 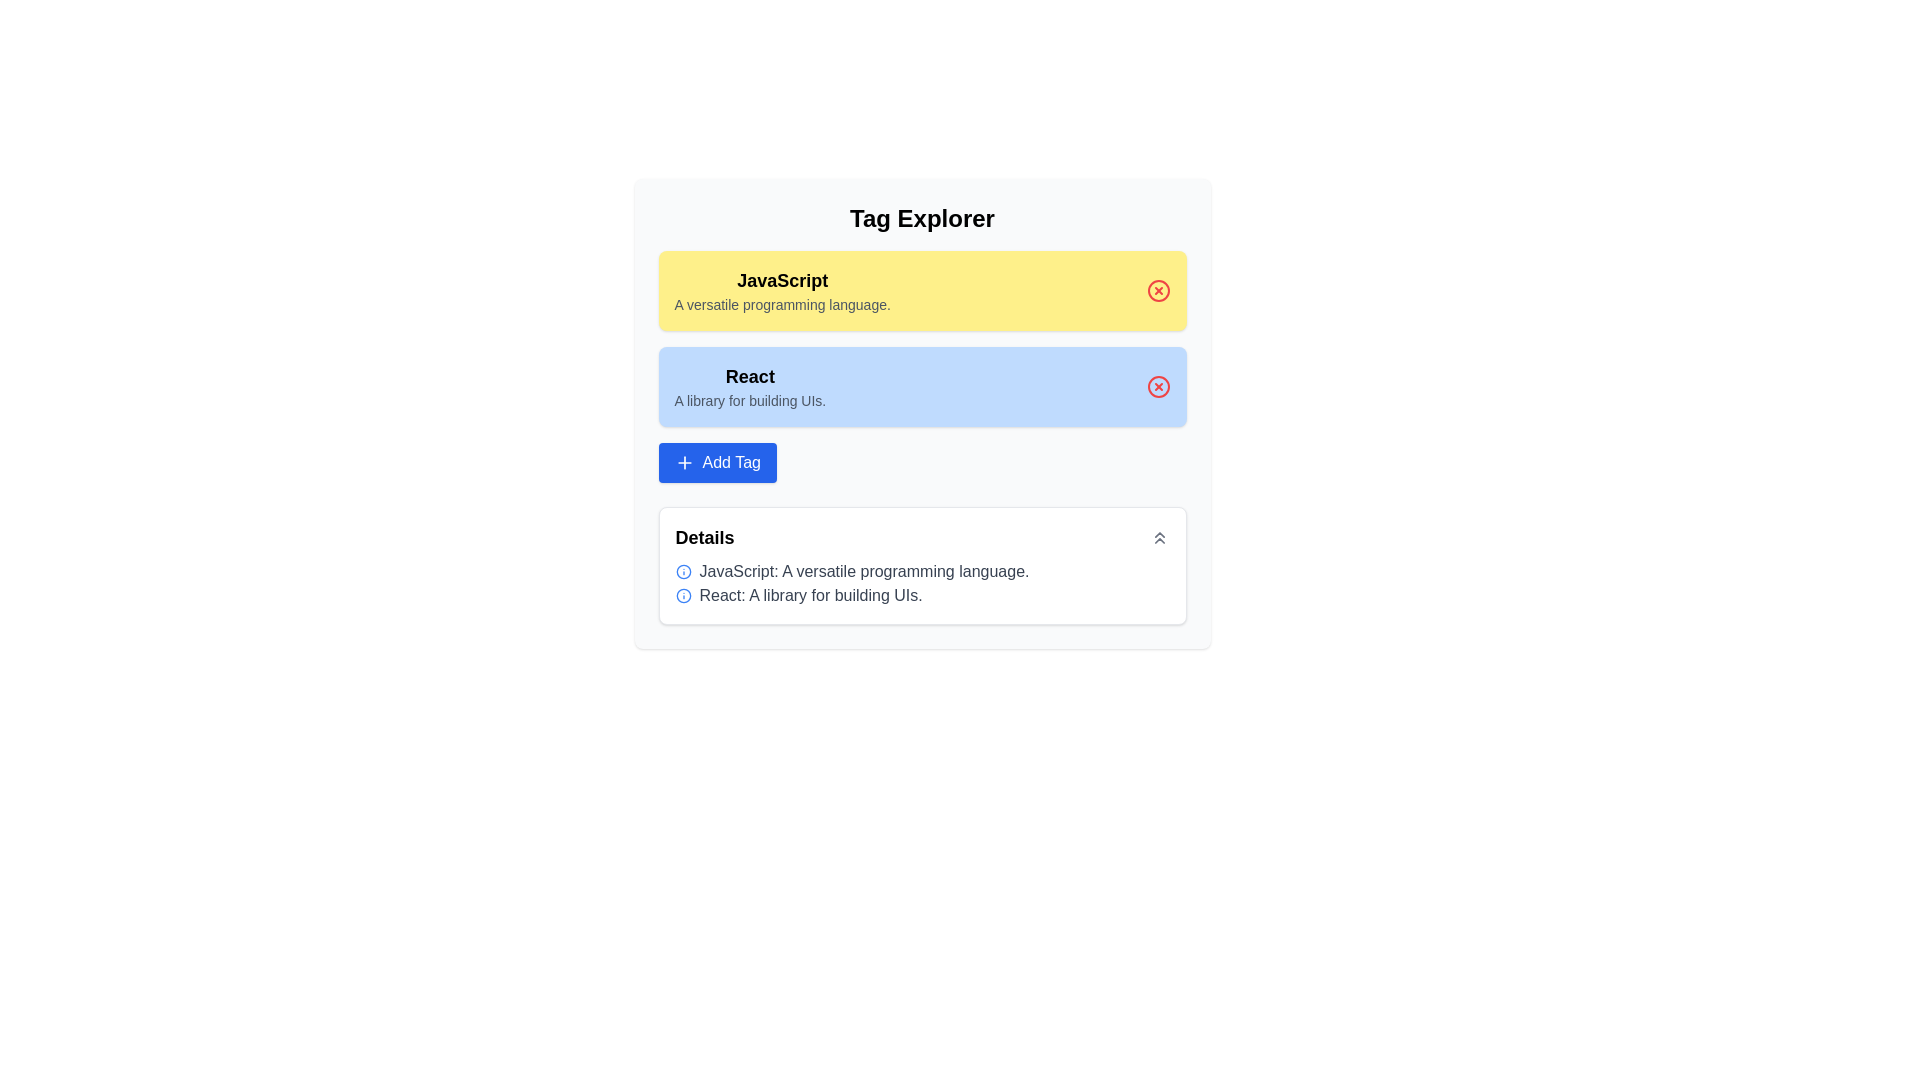 What do you see at coordinates (683, 595) in the screenshot?
I see `information icon, which is a blue circular icon with a lowercase 'i' located in the top-left corner of the 'React' description area in the 'Details' section` at bounding box center [683, 595].